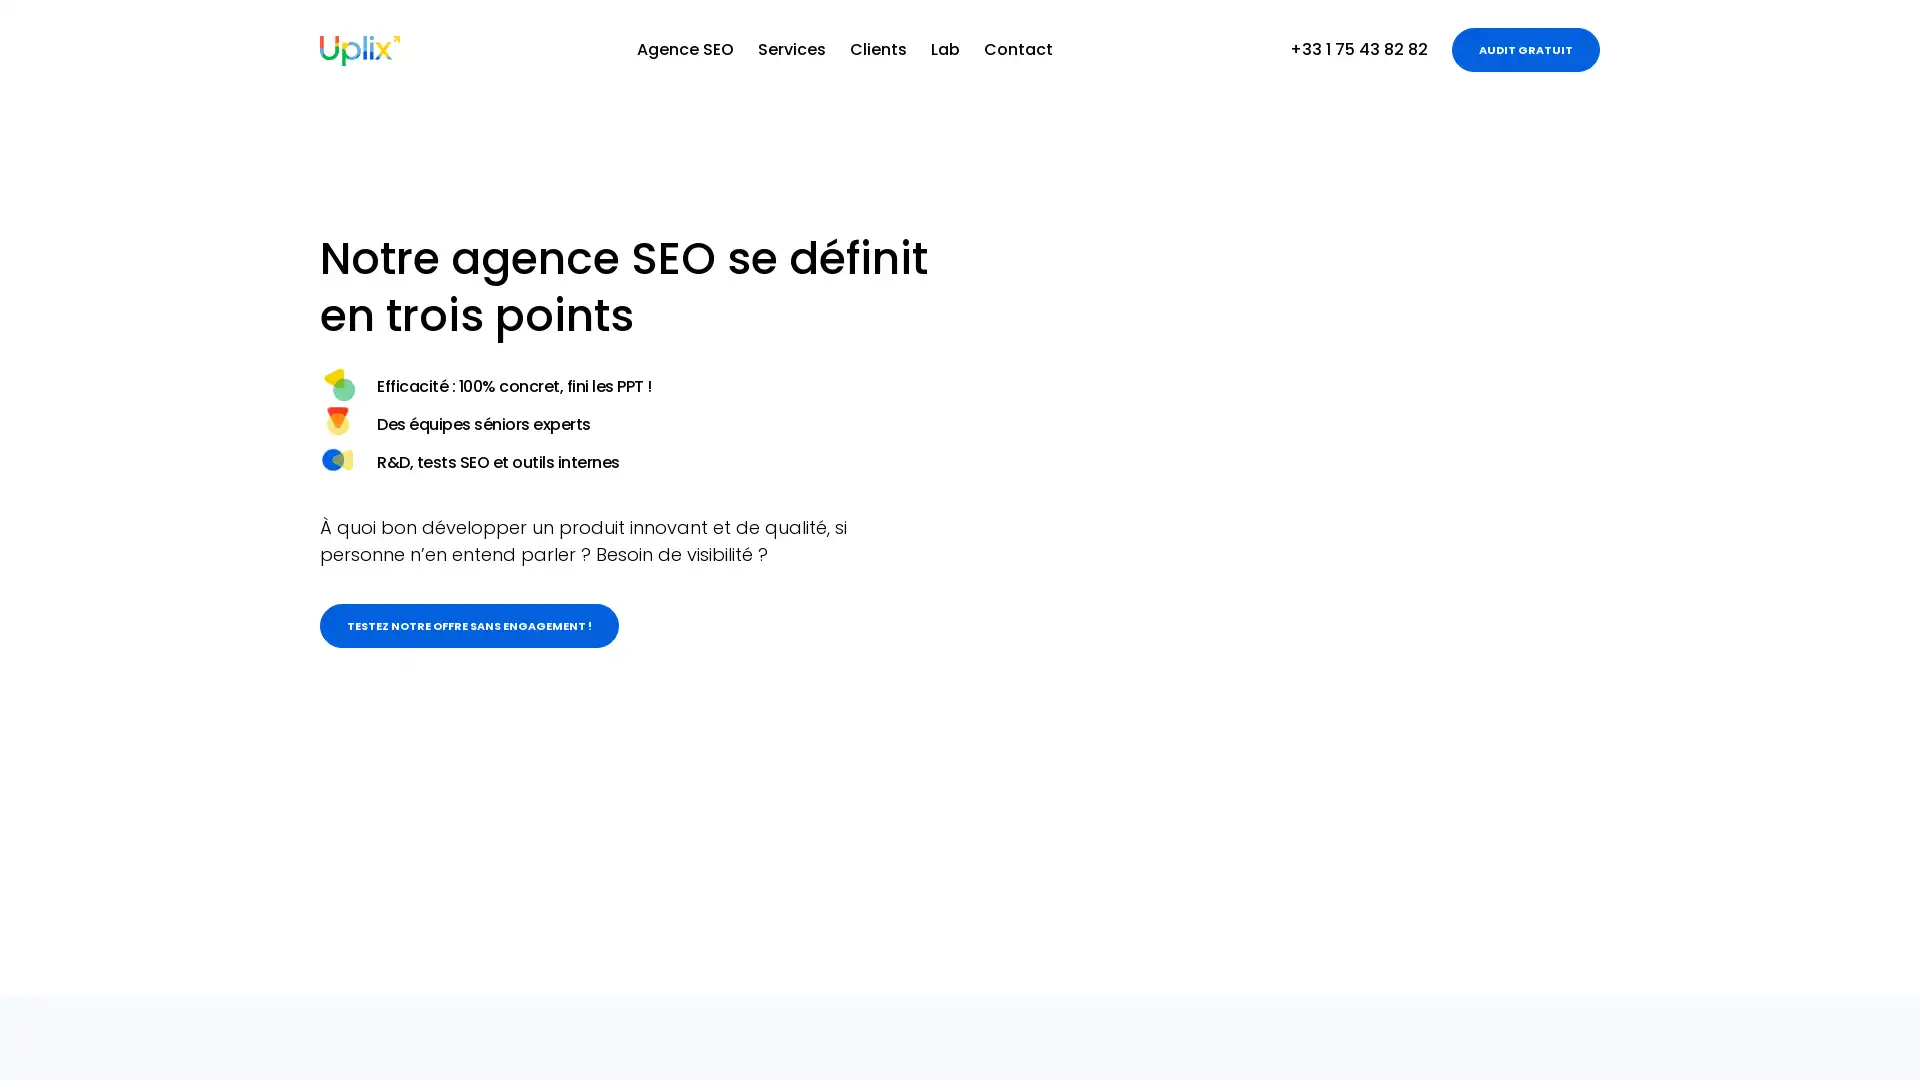 This screenshot has height=1080, width=1920. What do you see at coordinates (1549, 978) in the screenshot?
I see `Non merci` at bounding box center [1549, 978].